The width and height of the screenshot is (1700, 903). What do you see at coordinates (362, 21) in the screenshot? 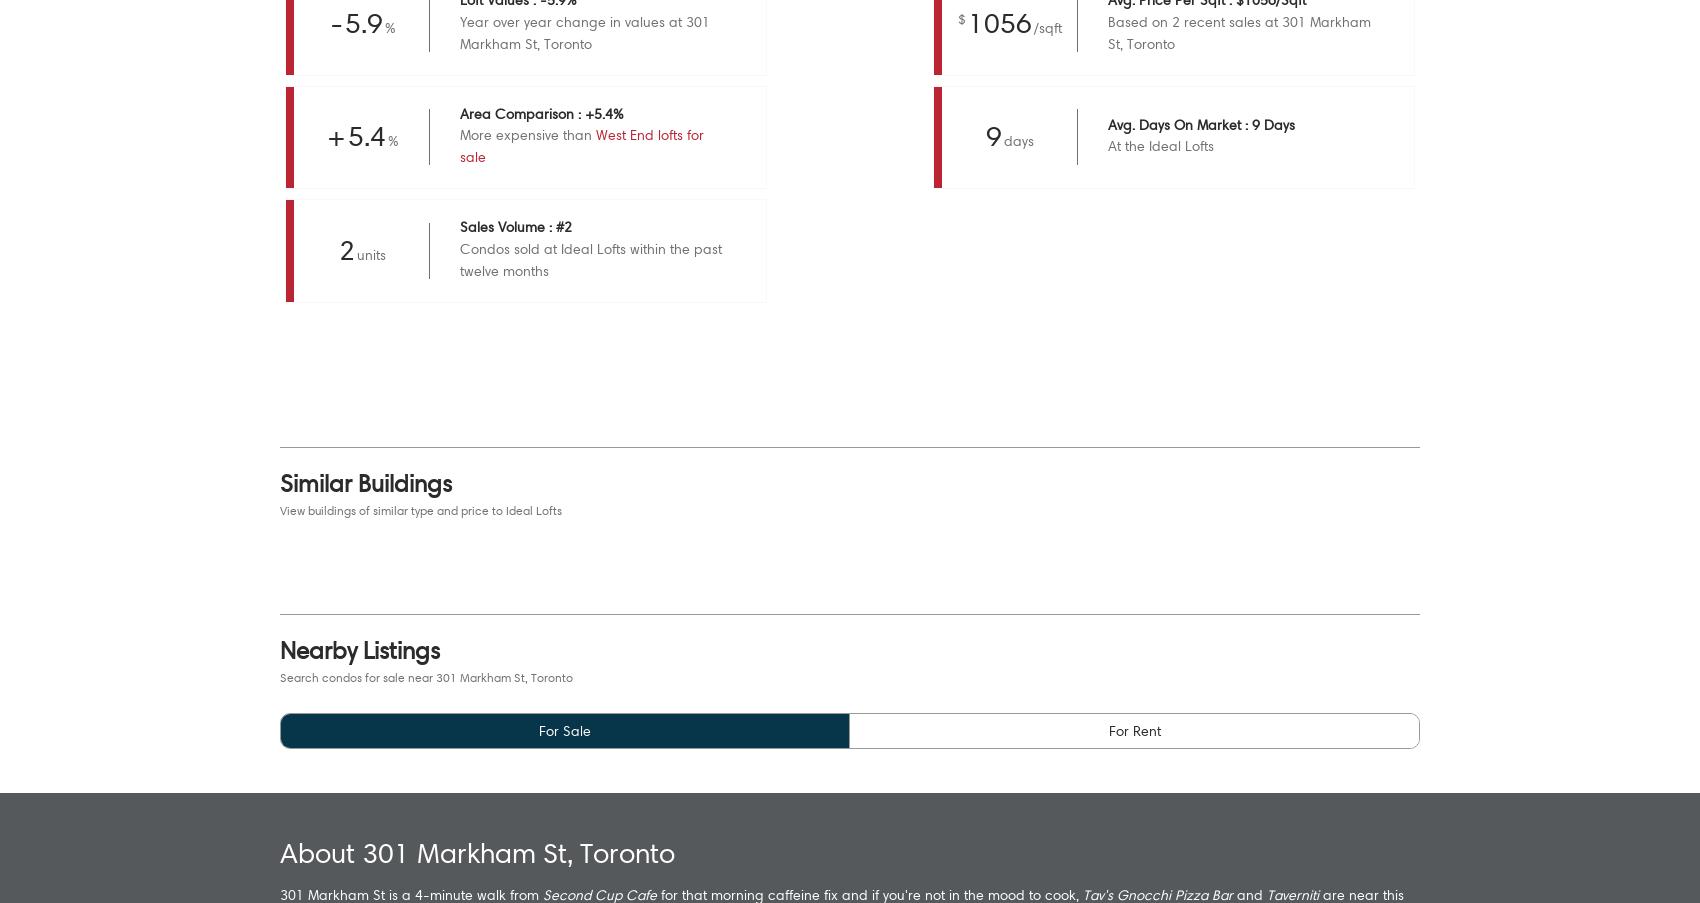
I see `'5.9'` at bounding box center [362, 21].